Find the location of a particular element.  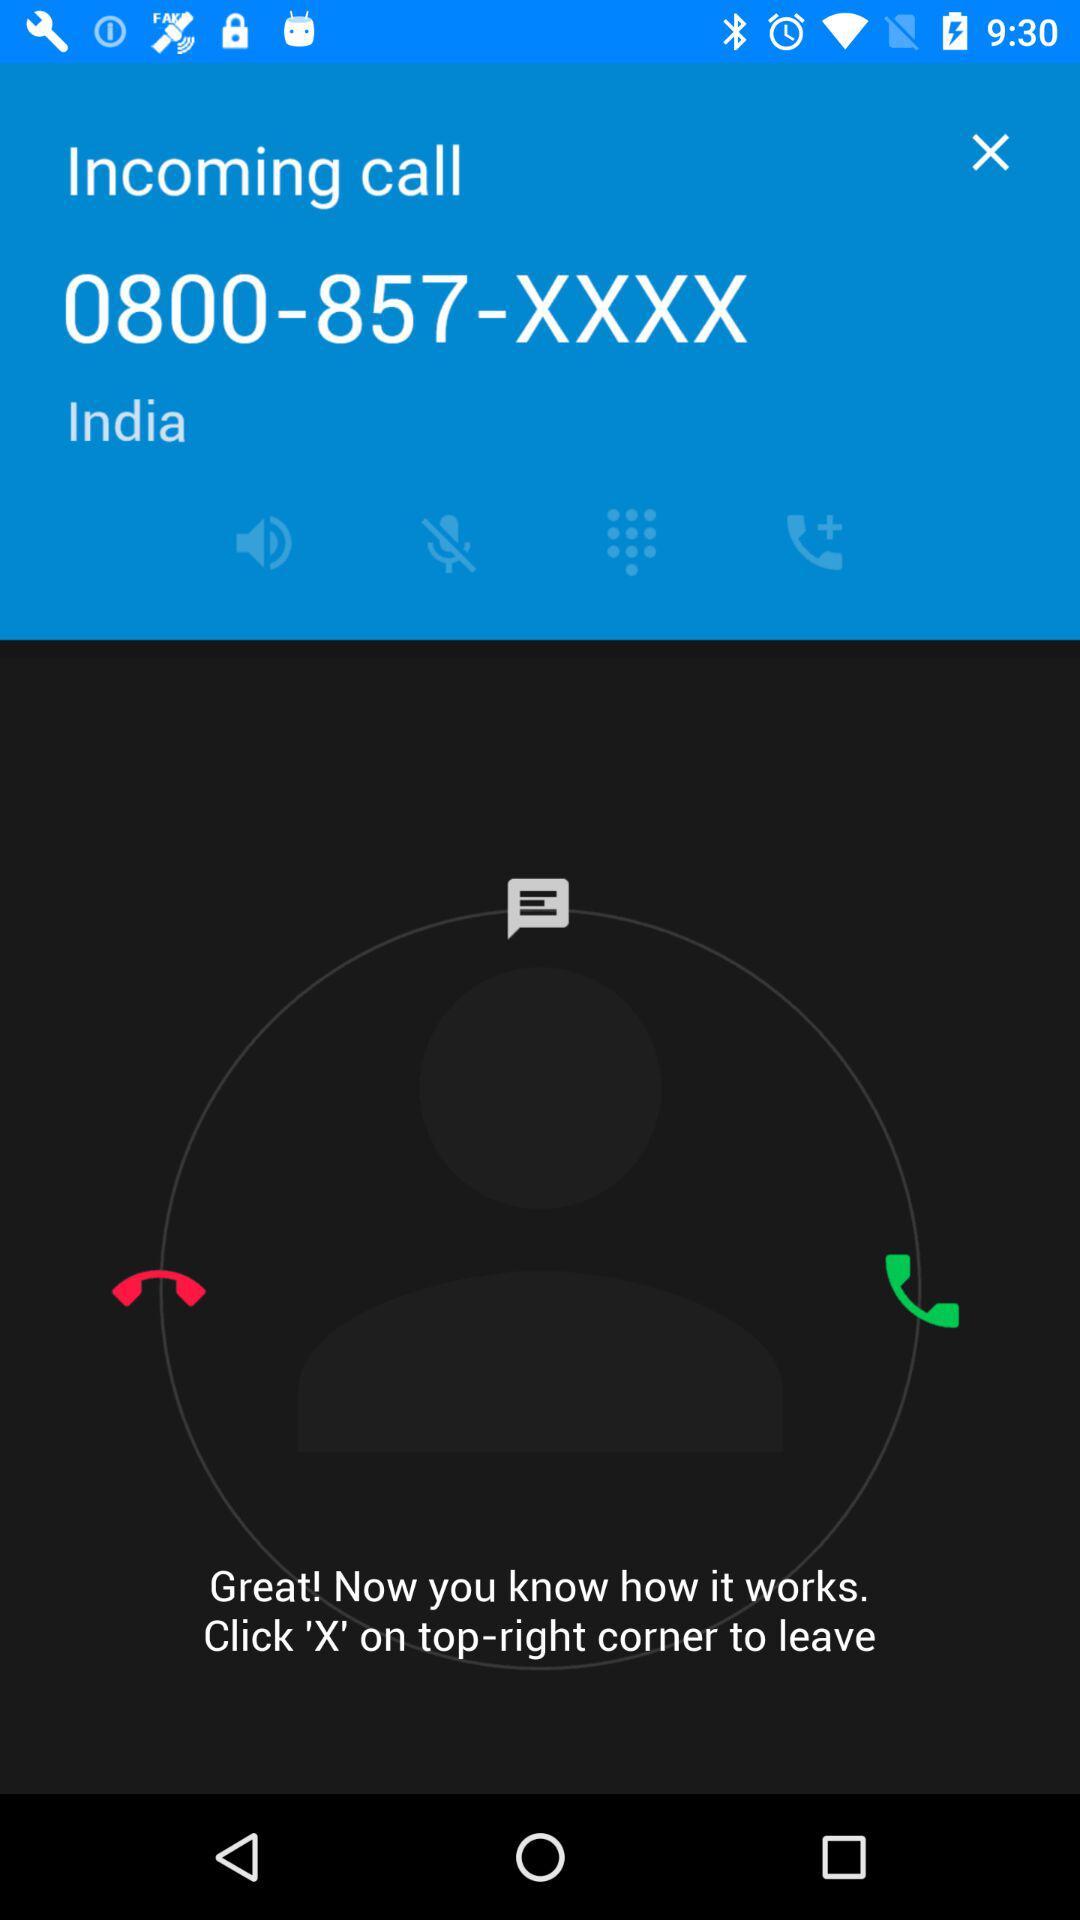

exit is located at coordinates (990, 151).